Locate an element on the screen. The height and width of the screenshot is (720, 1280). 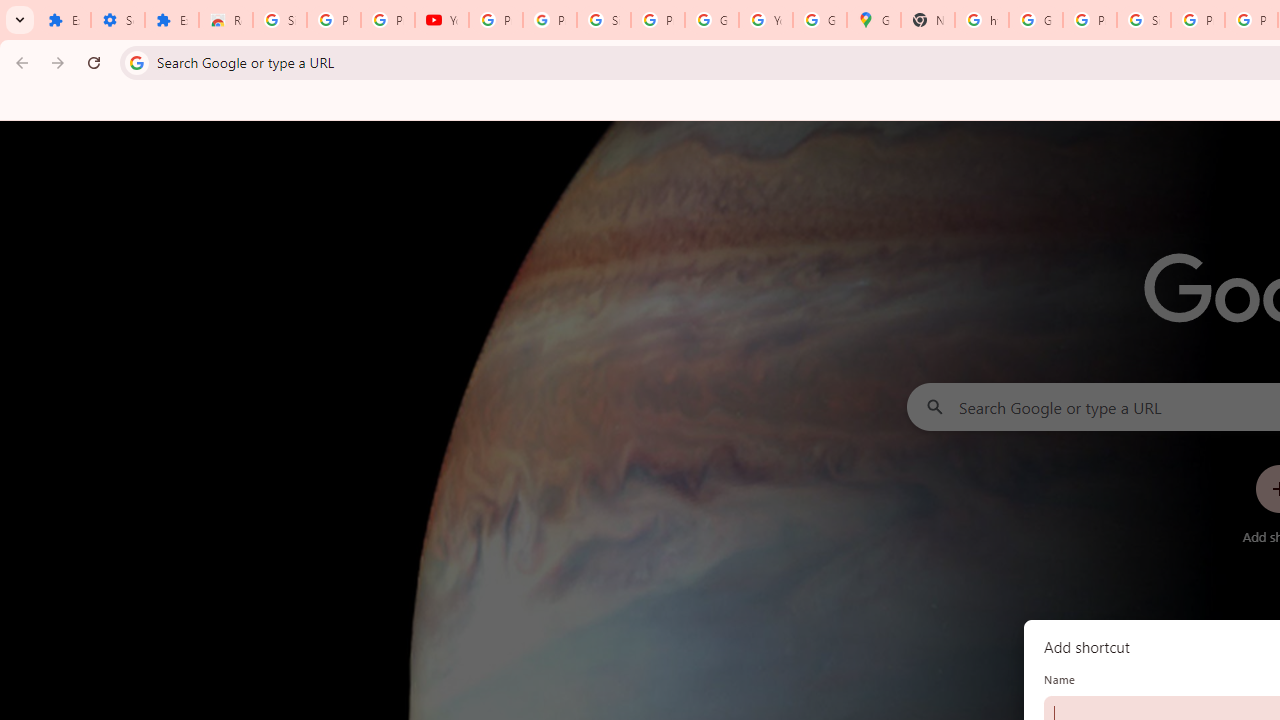
'Sign in - Google Accounts' is located at coordinates (1144, 20).